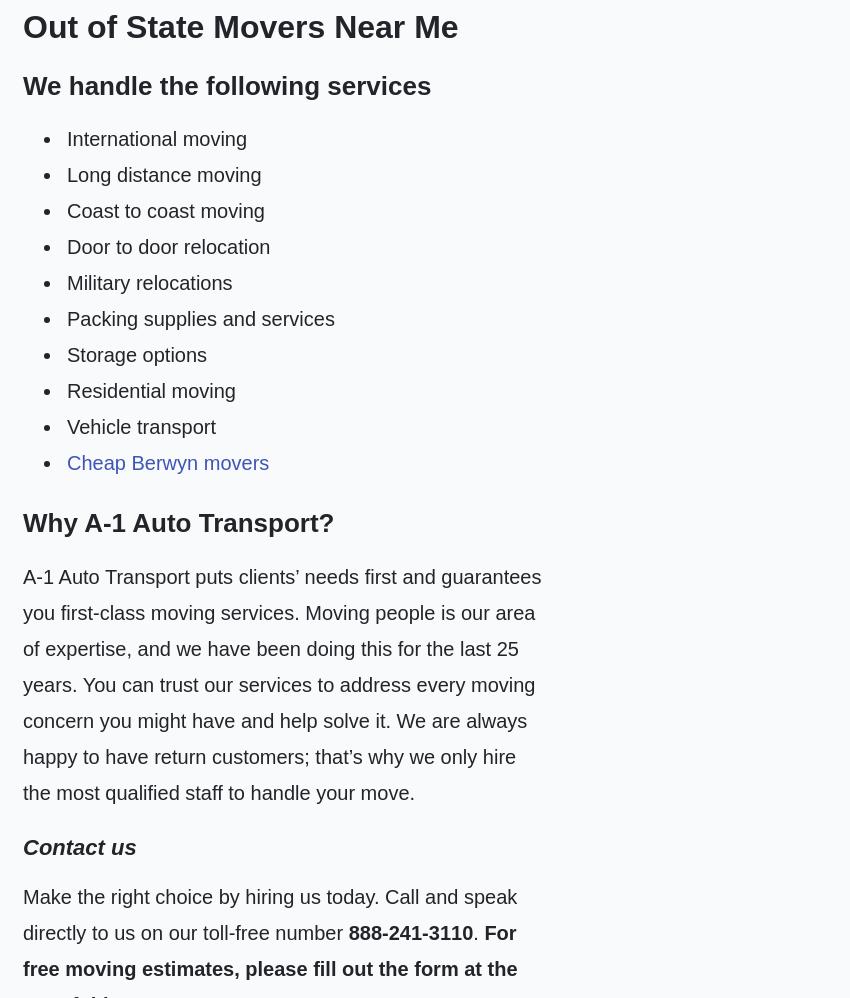 This screenshot has height=998, width=850. What do you see at coordinates (79, 846) in the screenshot?
I see `'Contact us'` at bounding box center [79, 846].